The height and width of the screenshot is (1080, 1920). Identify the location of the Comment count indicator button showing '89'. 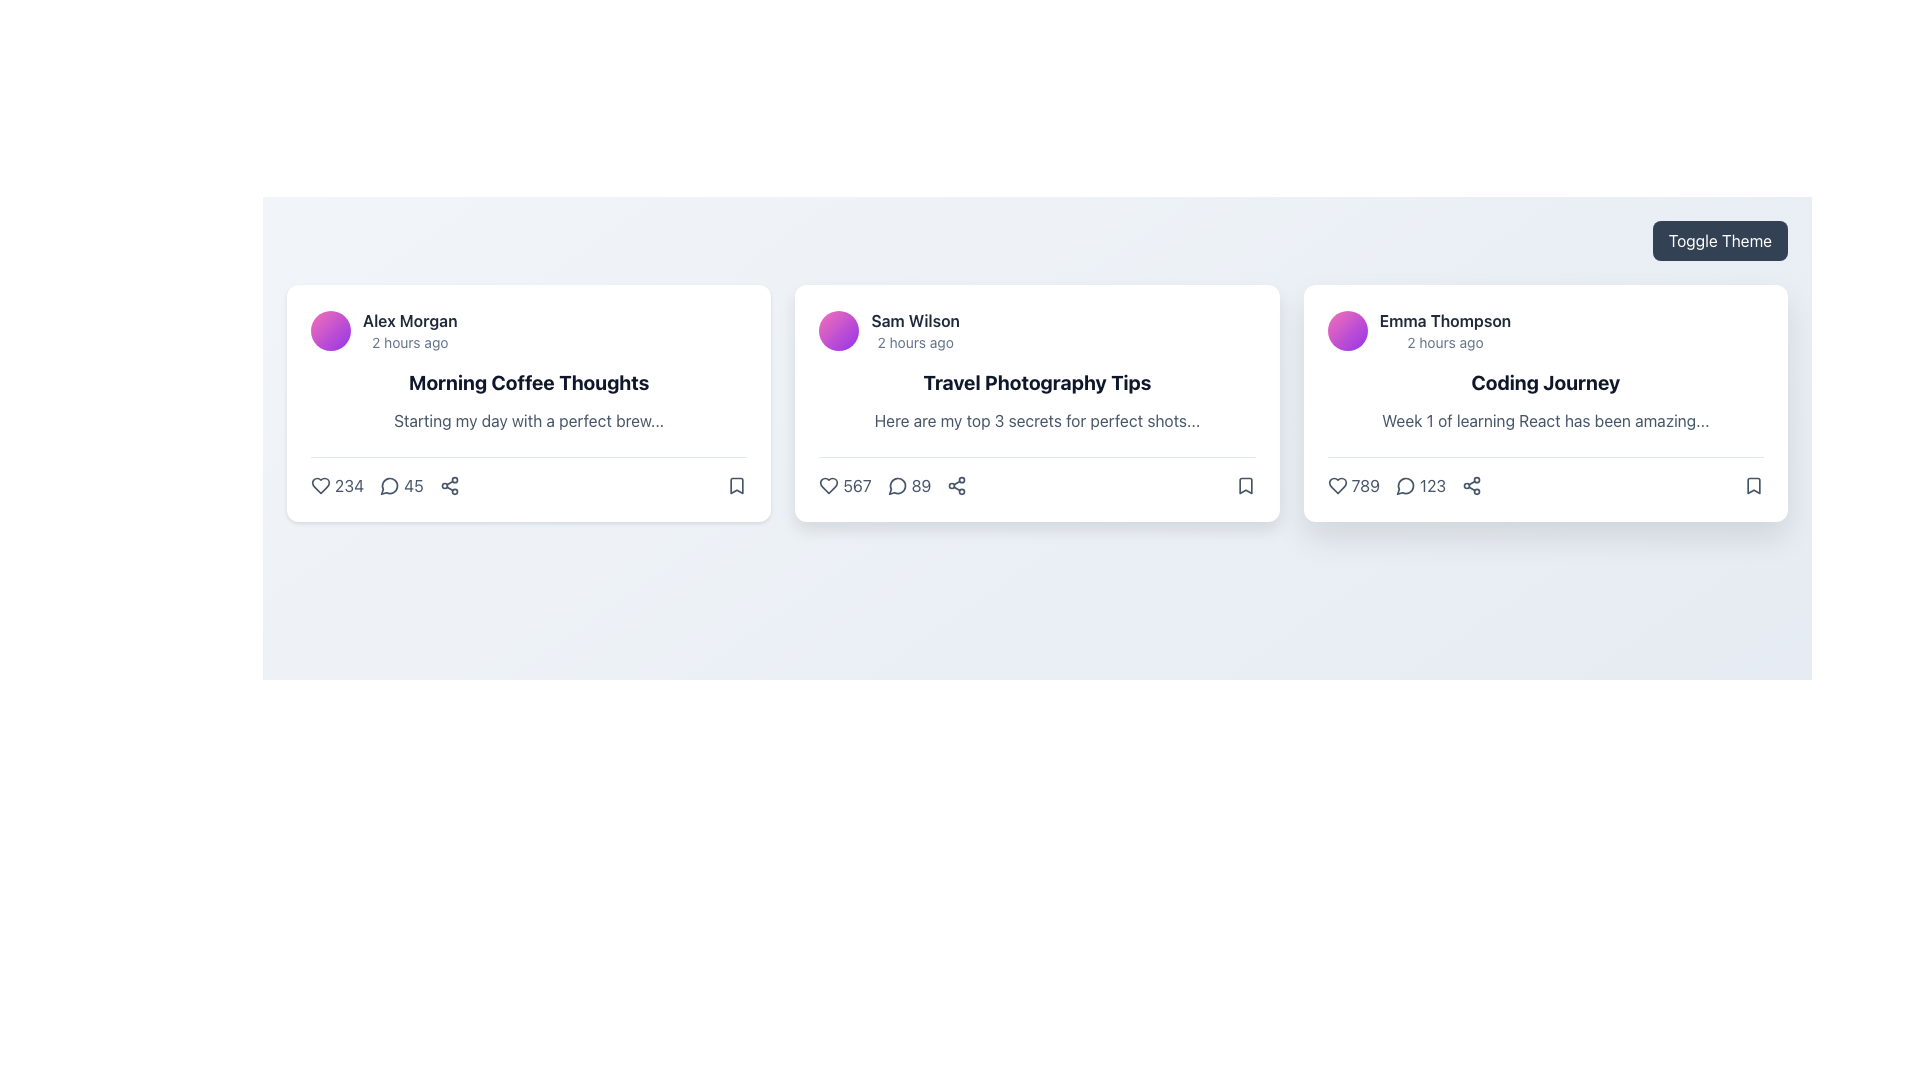
(908, 486).